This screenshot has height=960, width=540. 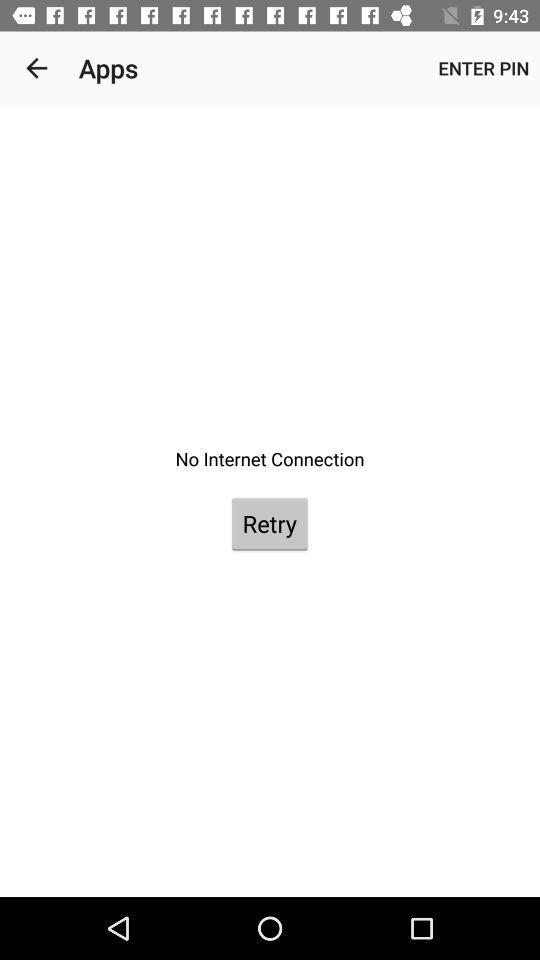 What do you see at coordinates (269, 522) in the screenshot?
I see `retry item` at bounding box center [269, 522].